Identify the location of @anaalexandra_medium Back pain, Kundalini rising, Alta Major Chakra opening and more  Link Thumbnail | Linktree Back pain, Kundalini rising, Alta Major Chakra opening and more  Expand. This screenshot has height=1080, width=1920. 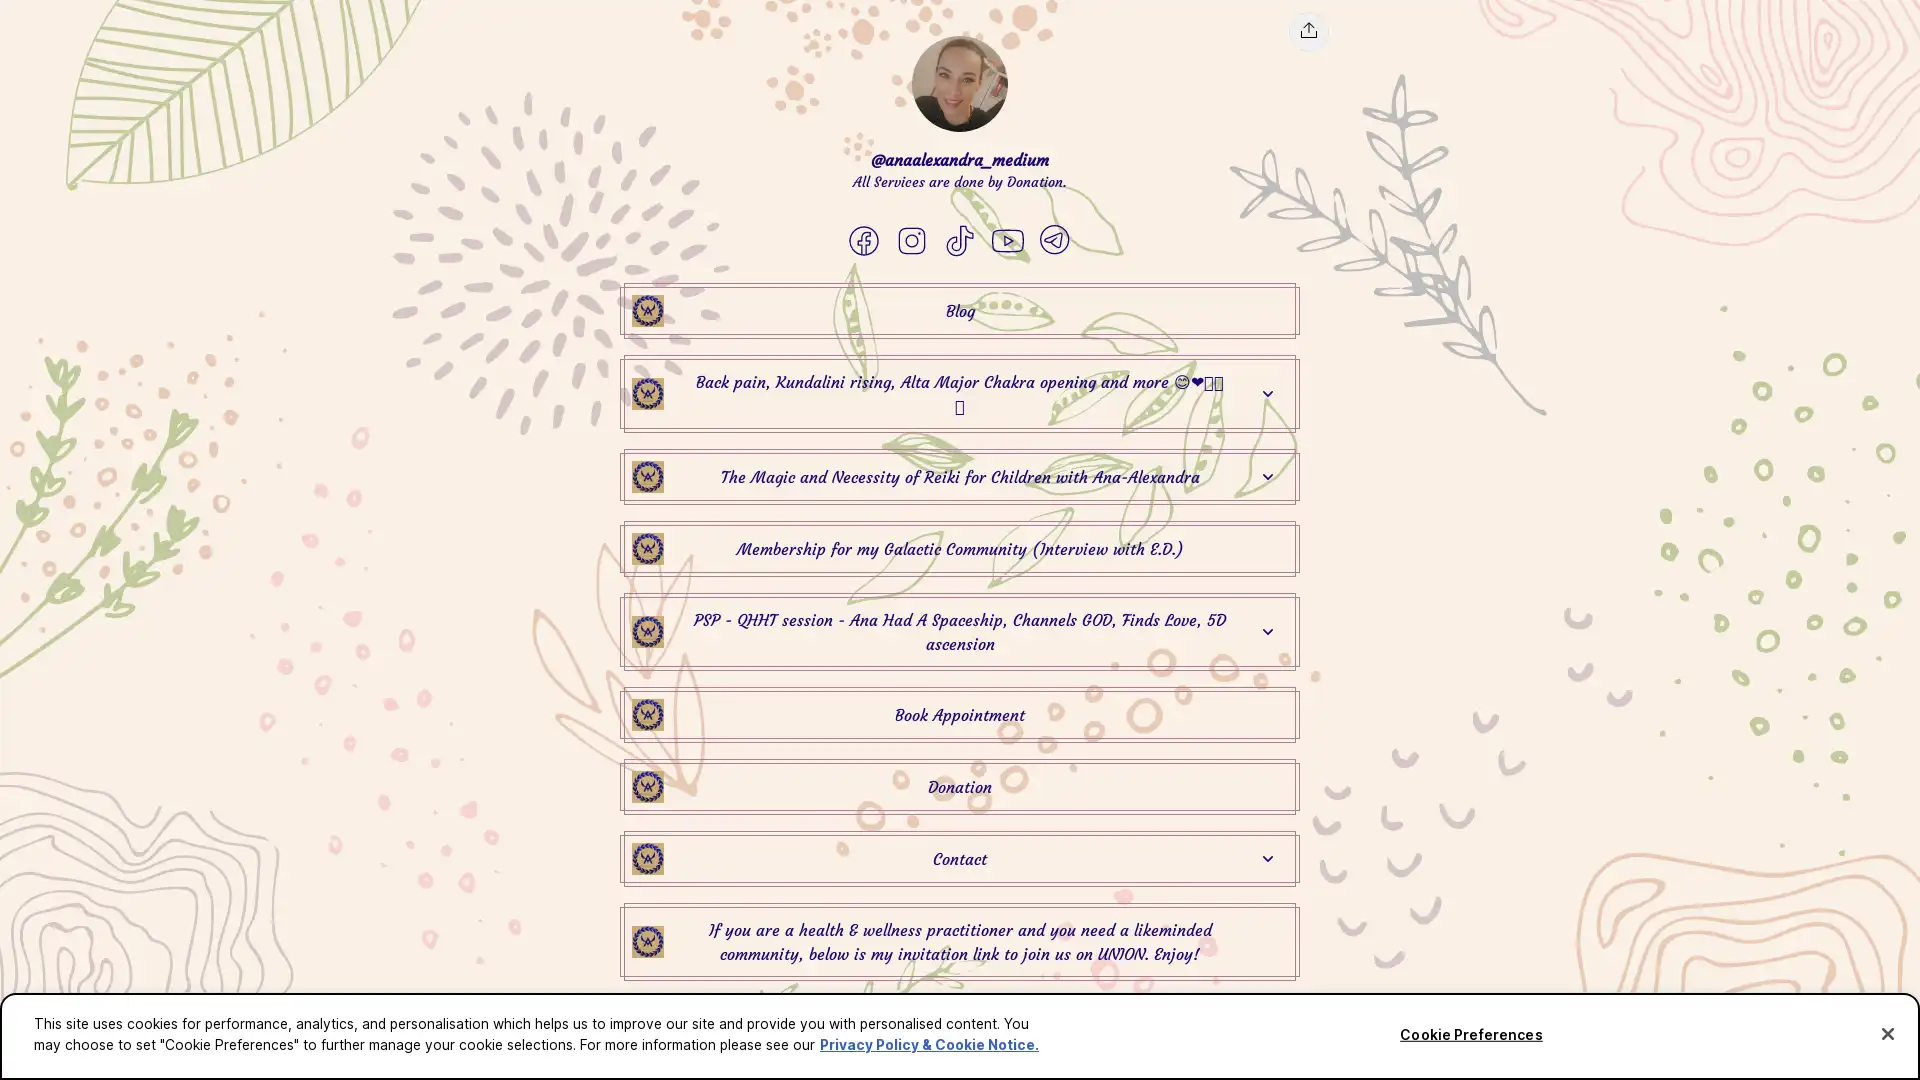
(960, 393).